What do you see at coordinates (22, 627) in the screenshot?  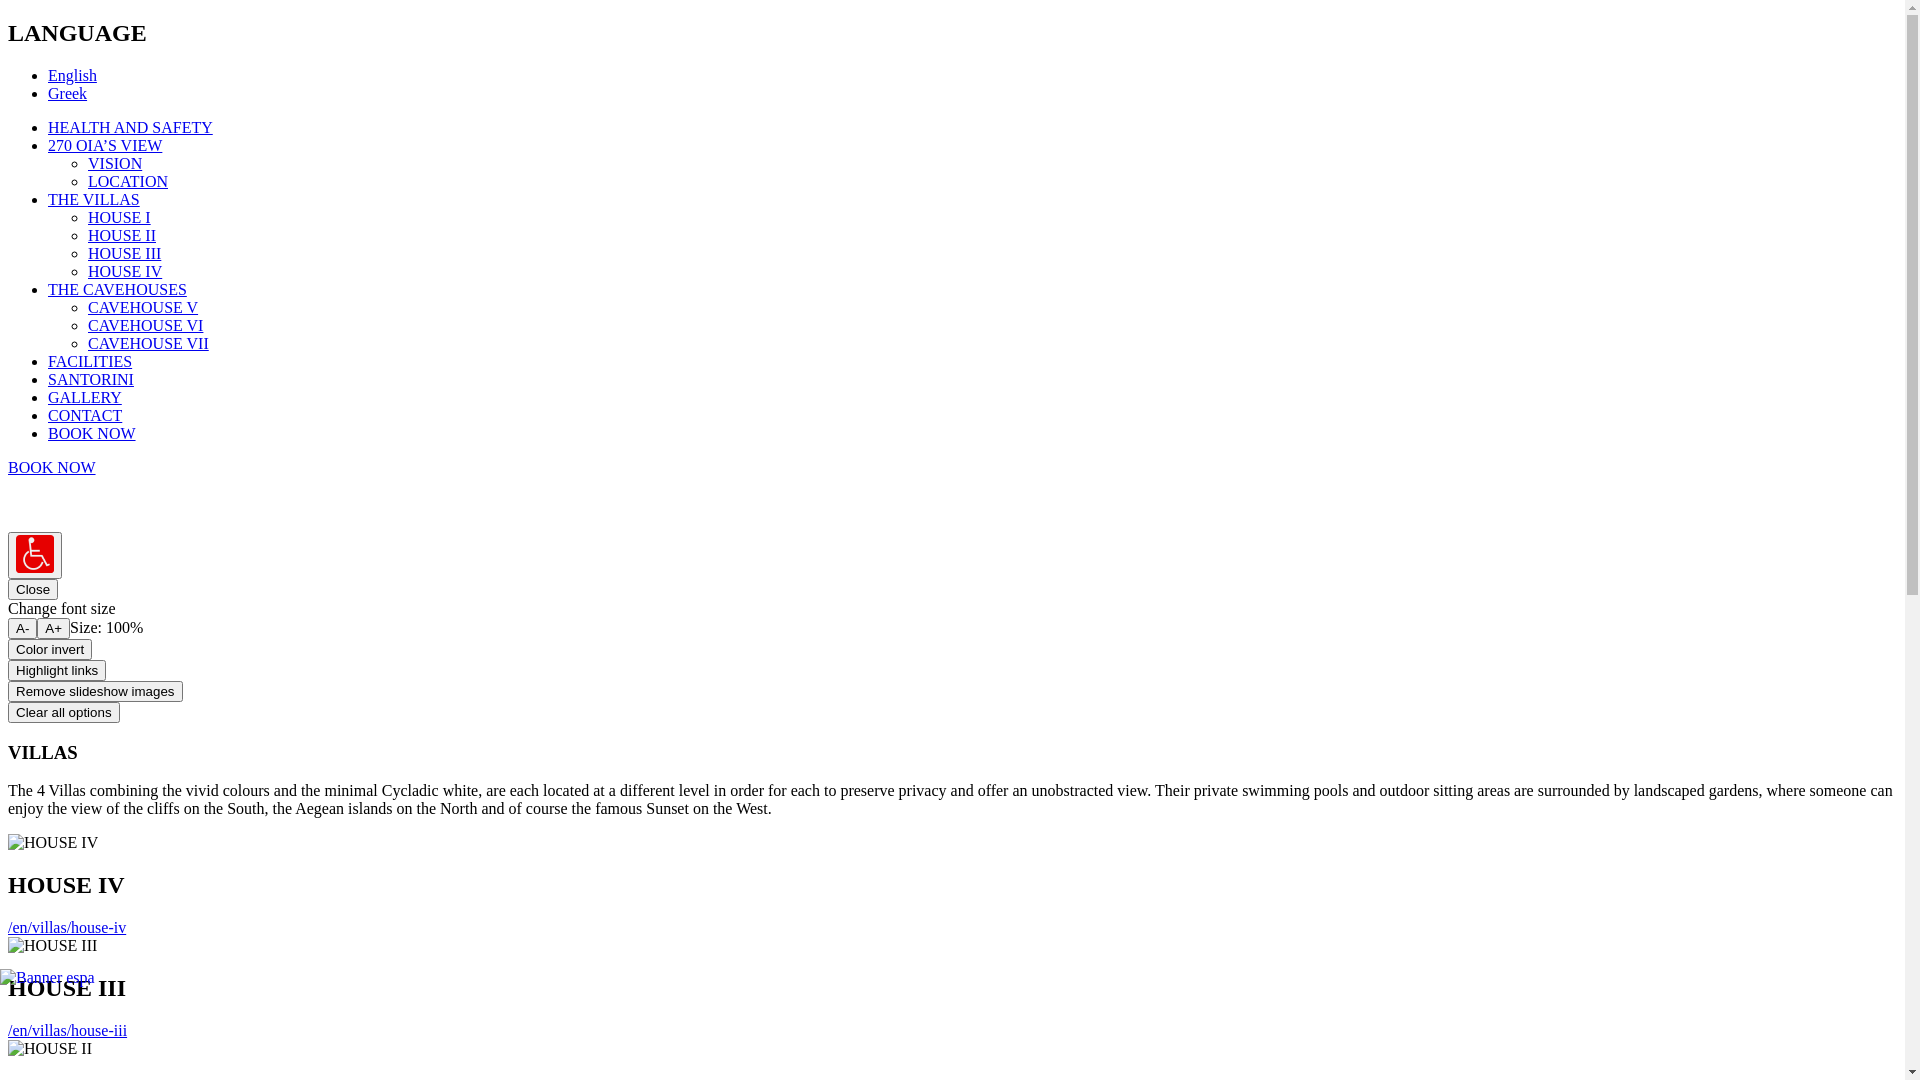 I see `'A-'` at bounding box center [22, 627].